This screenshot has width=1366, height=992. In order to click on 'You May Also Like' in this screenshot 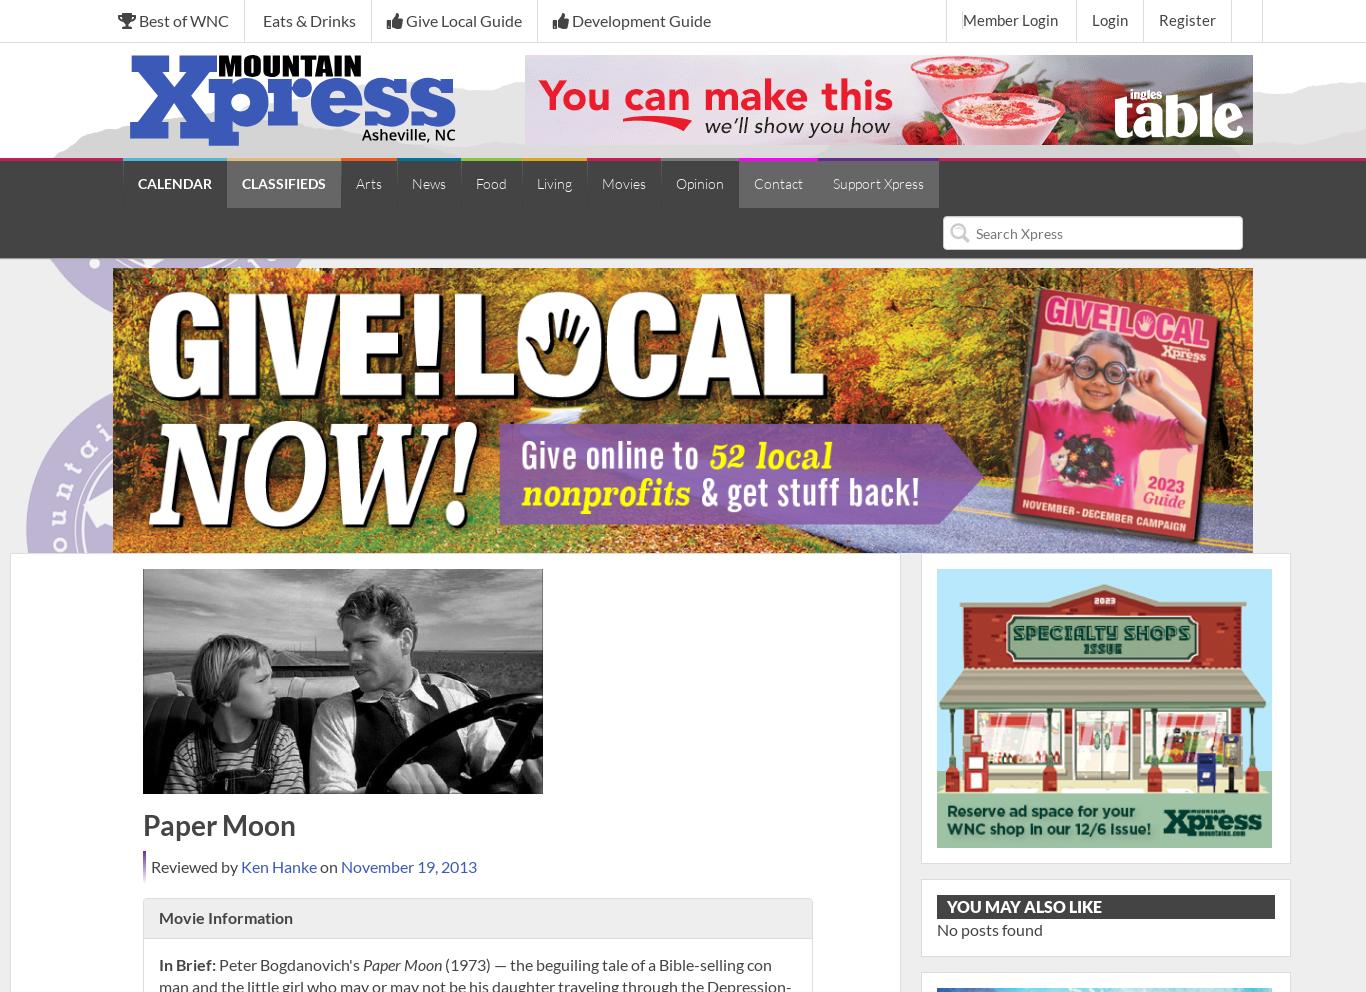, I will do `click(1023, 906)`.